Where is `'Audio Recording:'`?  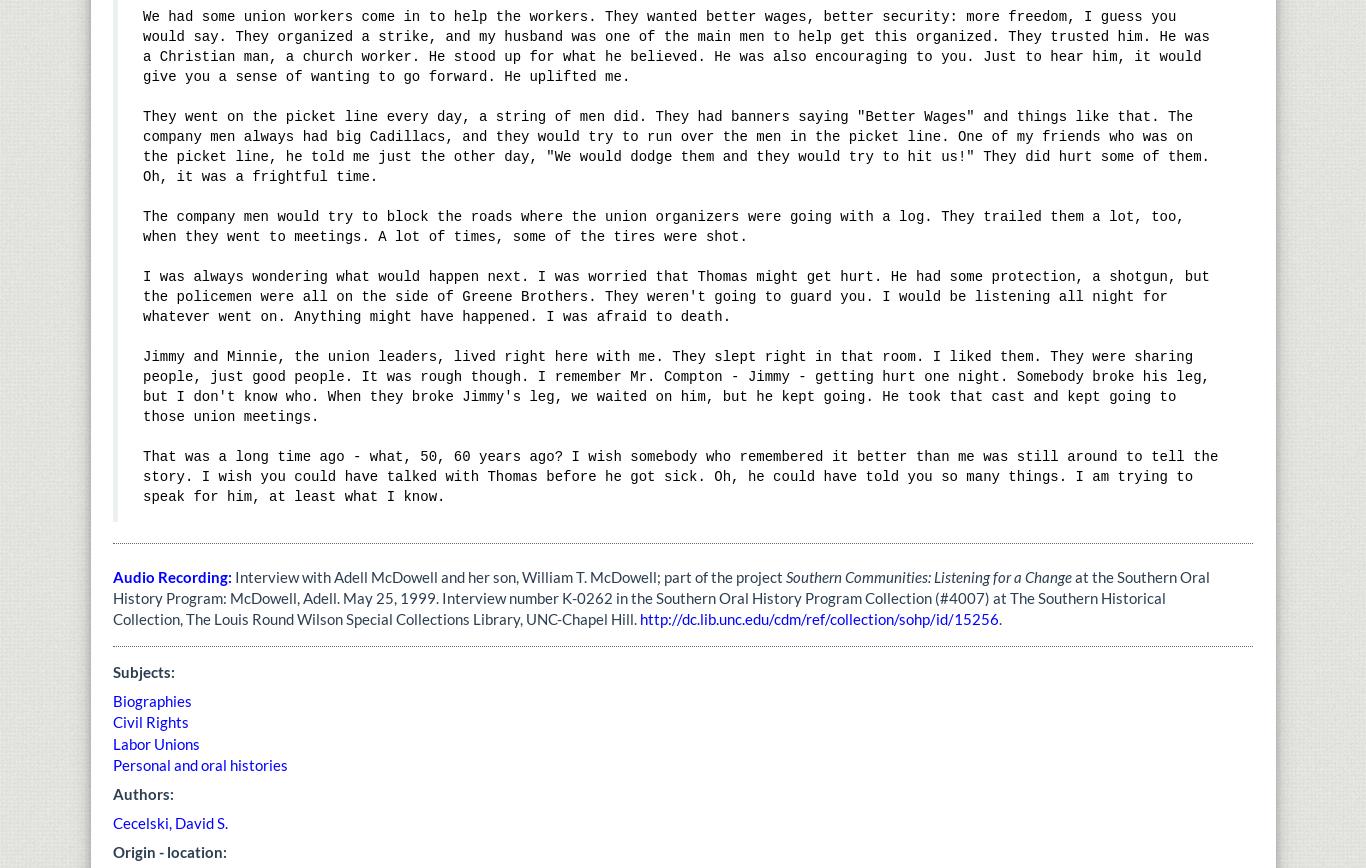 'Audio Recording:' is located at coordinates (112, 576).